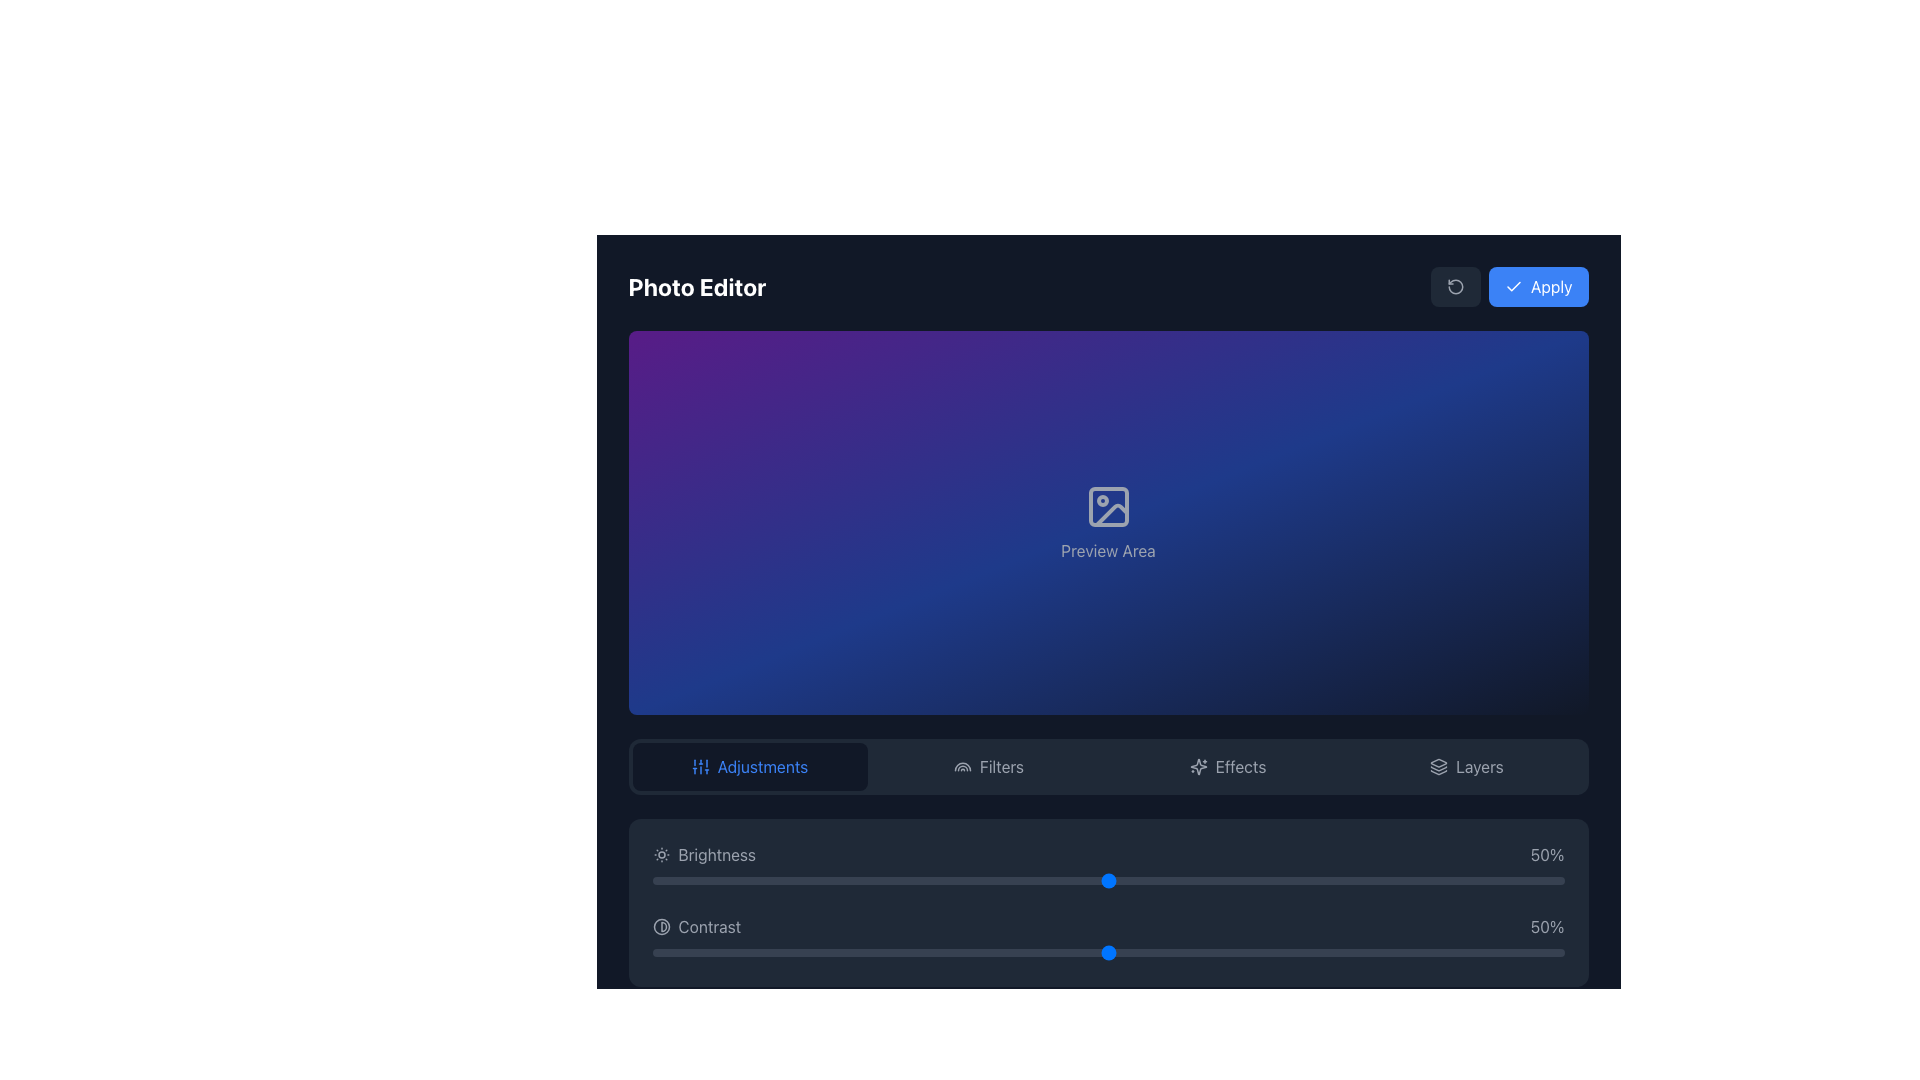 The height and width of the screenshot is (1080, 1920). What do you see at coordinates (962, 766) in the screenshot?
I see `the outer arc of the rainbow icon, which is a decorative graphic element within an SVG component located in the top-right section of the interface` at bounding box center [962, 766].